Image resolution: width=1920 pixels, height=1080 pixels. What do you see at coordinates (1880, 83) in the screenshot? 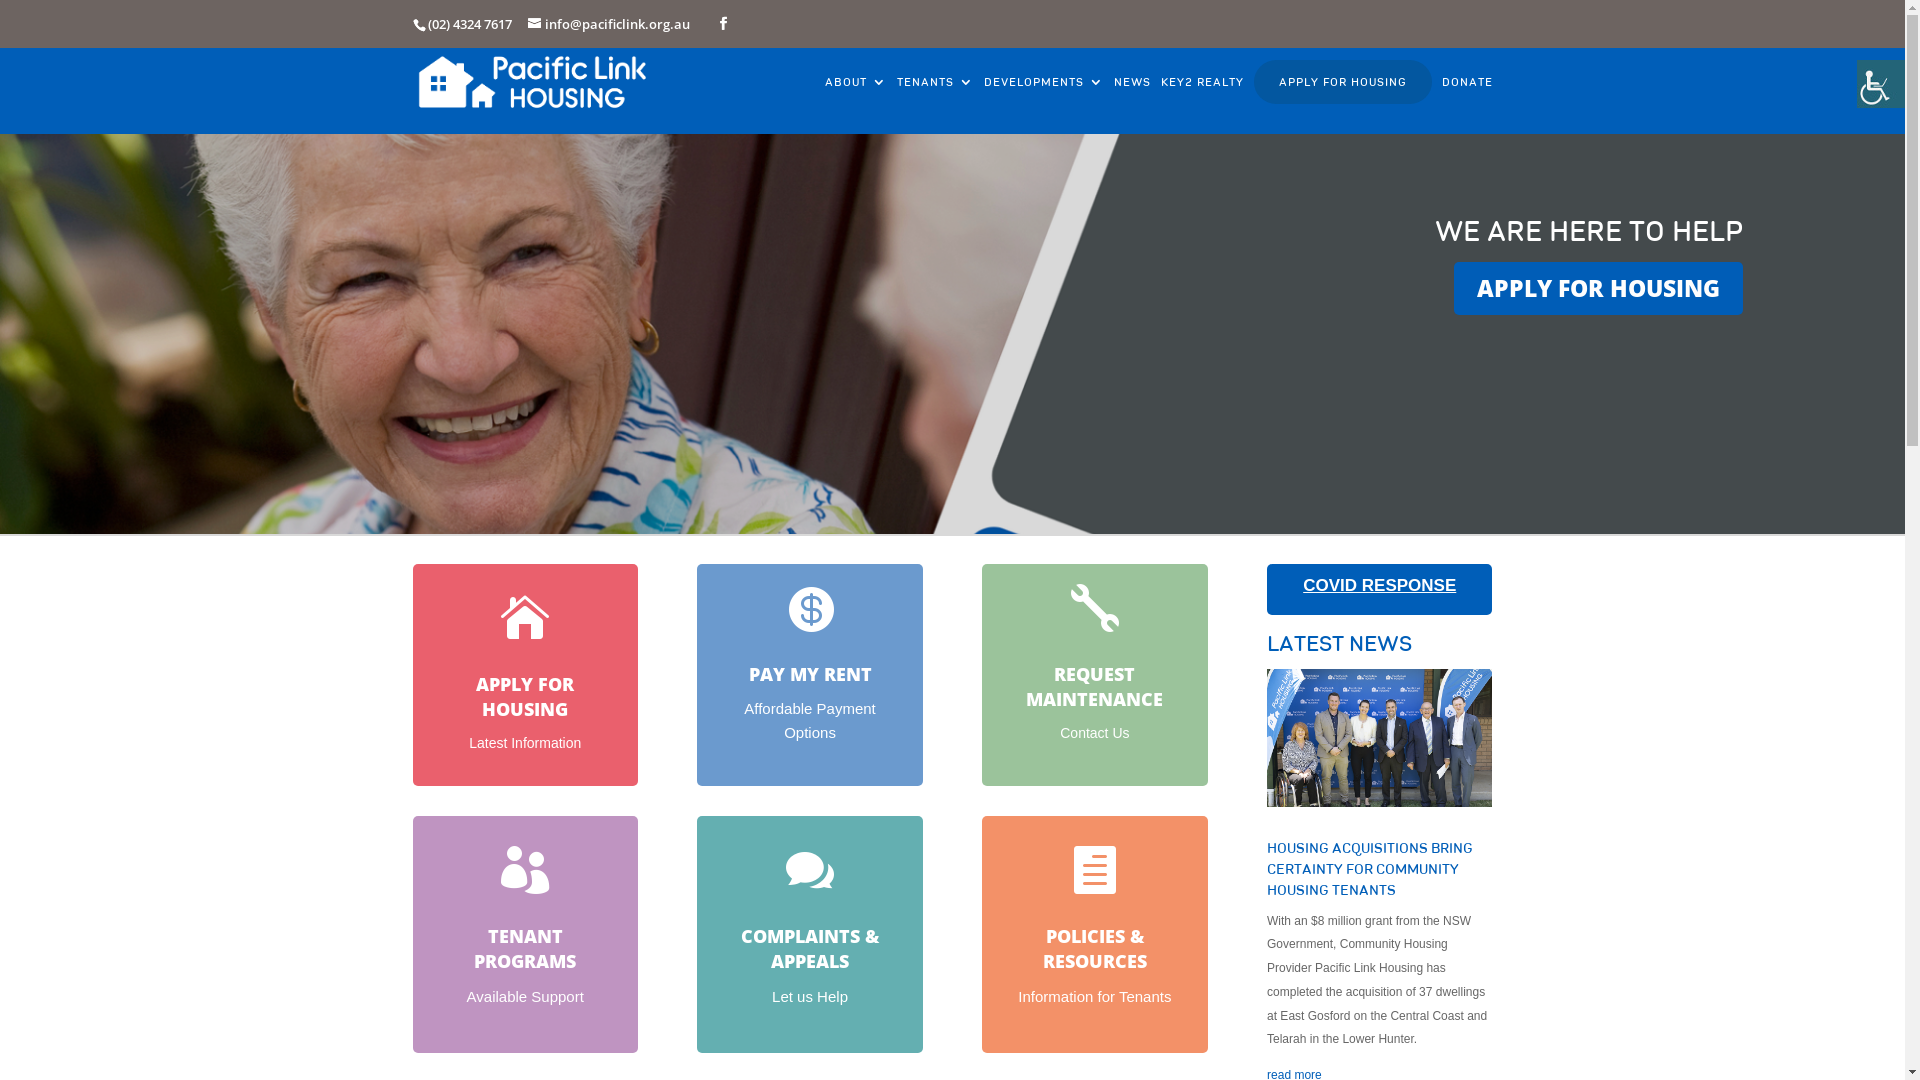
I see `'Accessibility Helper sidebar'` at bounding box center [1880, 83].